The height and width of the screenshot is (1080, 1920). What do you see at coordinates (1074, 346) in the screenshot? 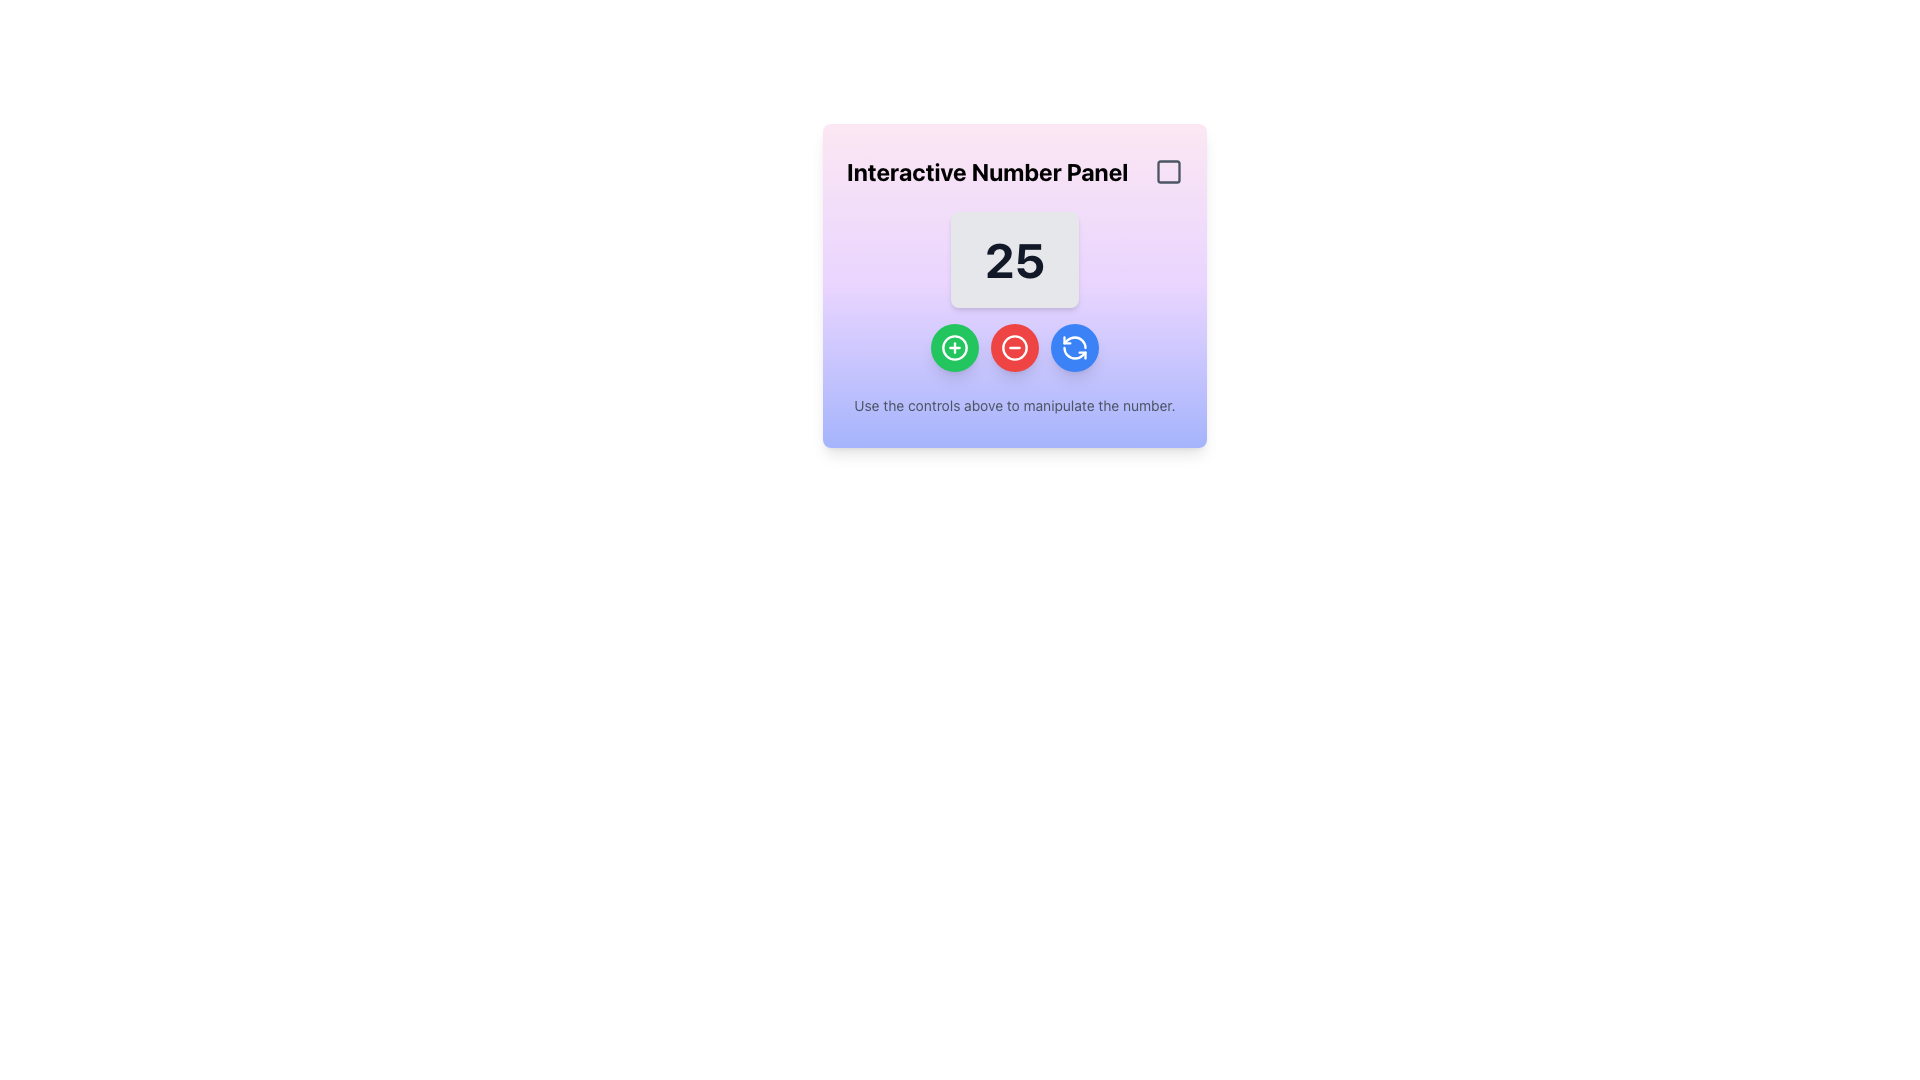
I see `the circular blue button with a white refresh icon, located as the third button in a row of three buttons below a numerical display, to reset the number` at bounding box center [1074, 346].